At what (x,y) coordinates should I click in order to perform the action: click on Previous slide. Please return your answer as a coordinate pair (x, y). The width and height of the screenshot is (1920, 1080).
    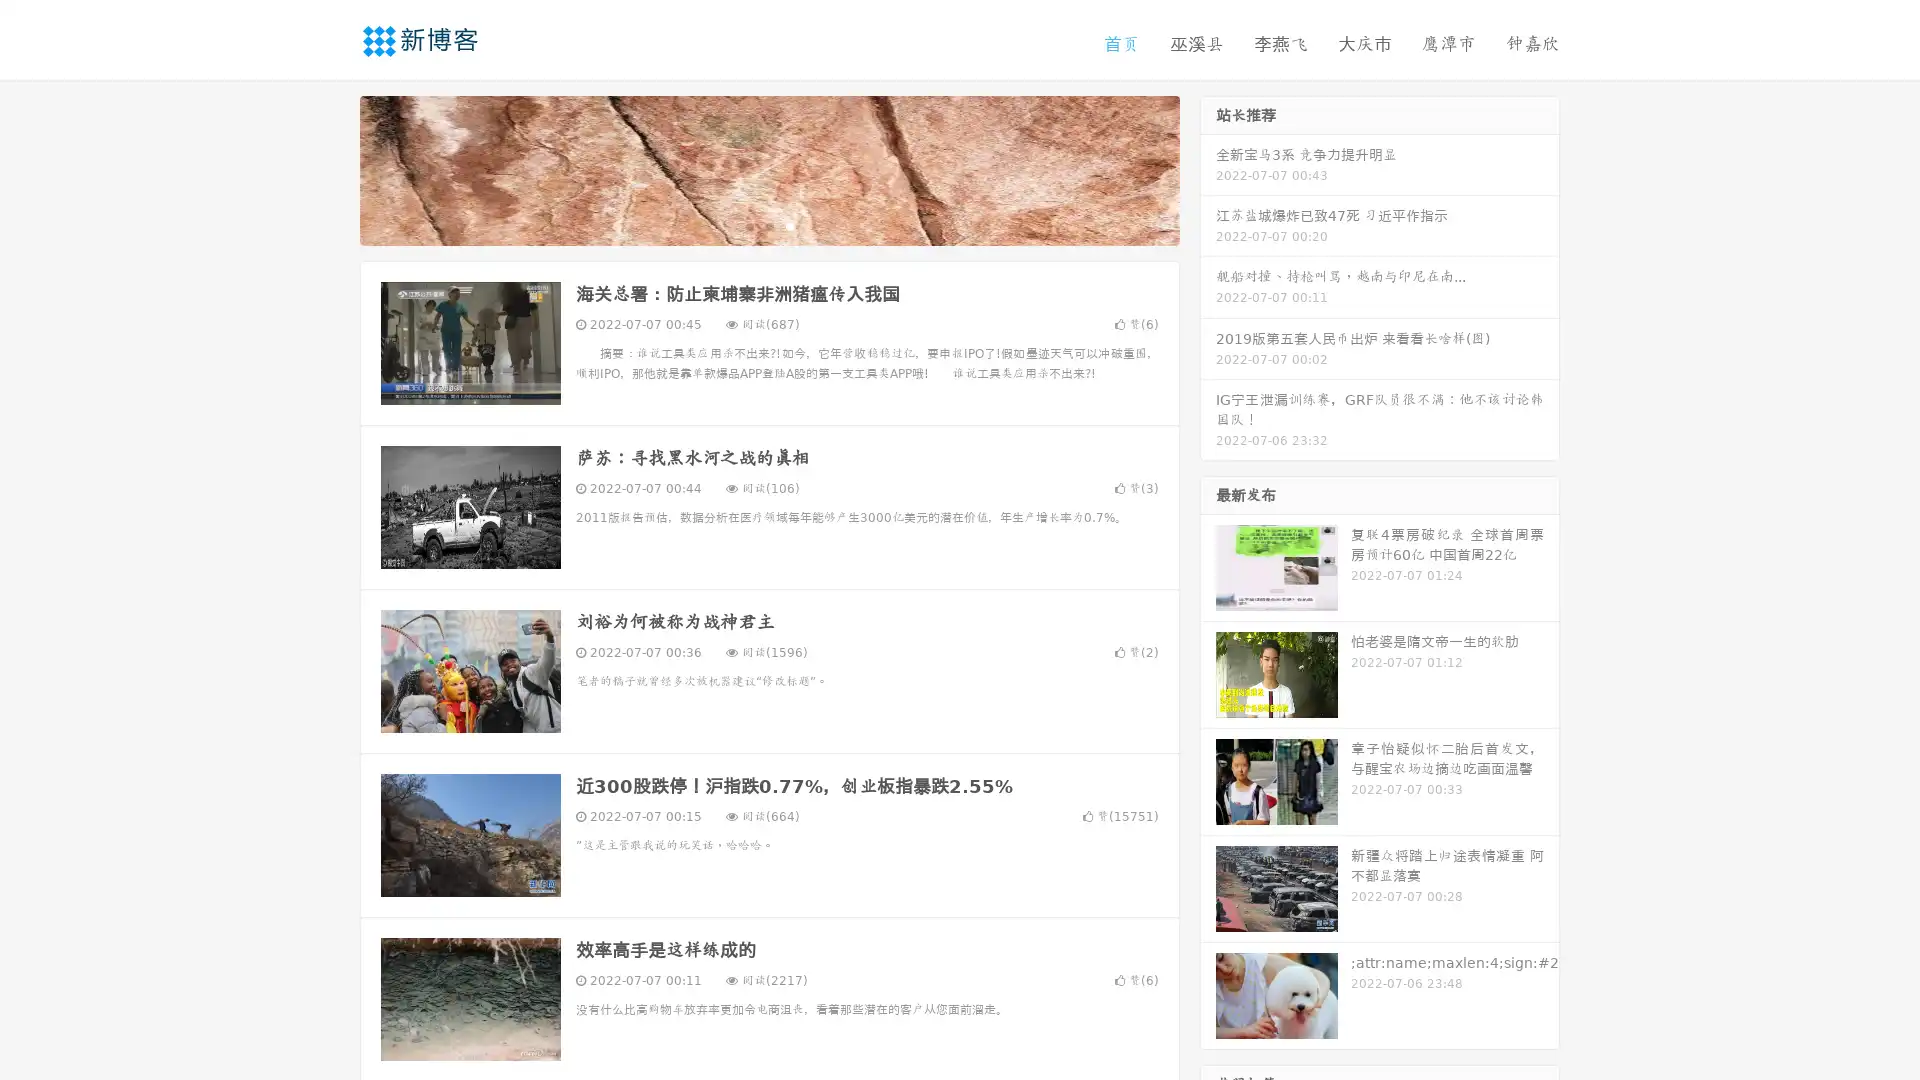
    Looking at the image, I should click on (330, 168).